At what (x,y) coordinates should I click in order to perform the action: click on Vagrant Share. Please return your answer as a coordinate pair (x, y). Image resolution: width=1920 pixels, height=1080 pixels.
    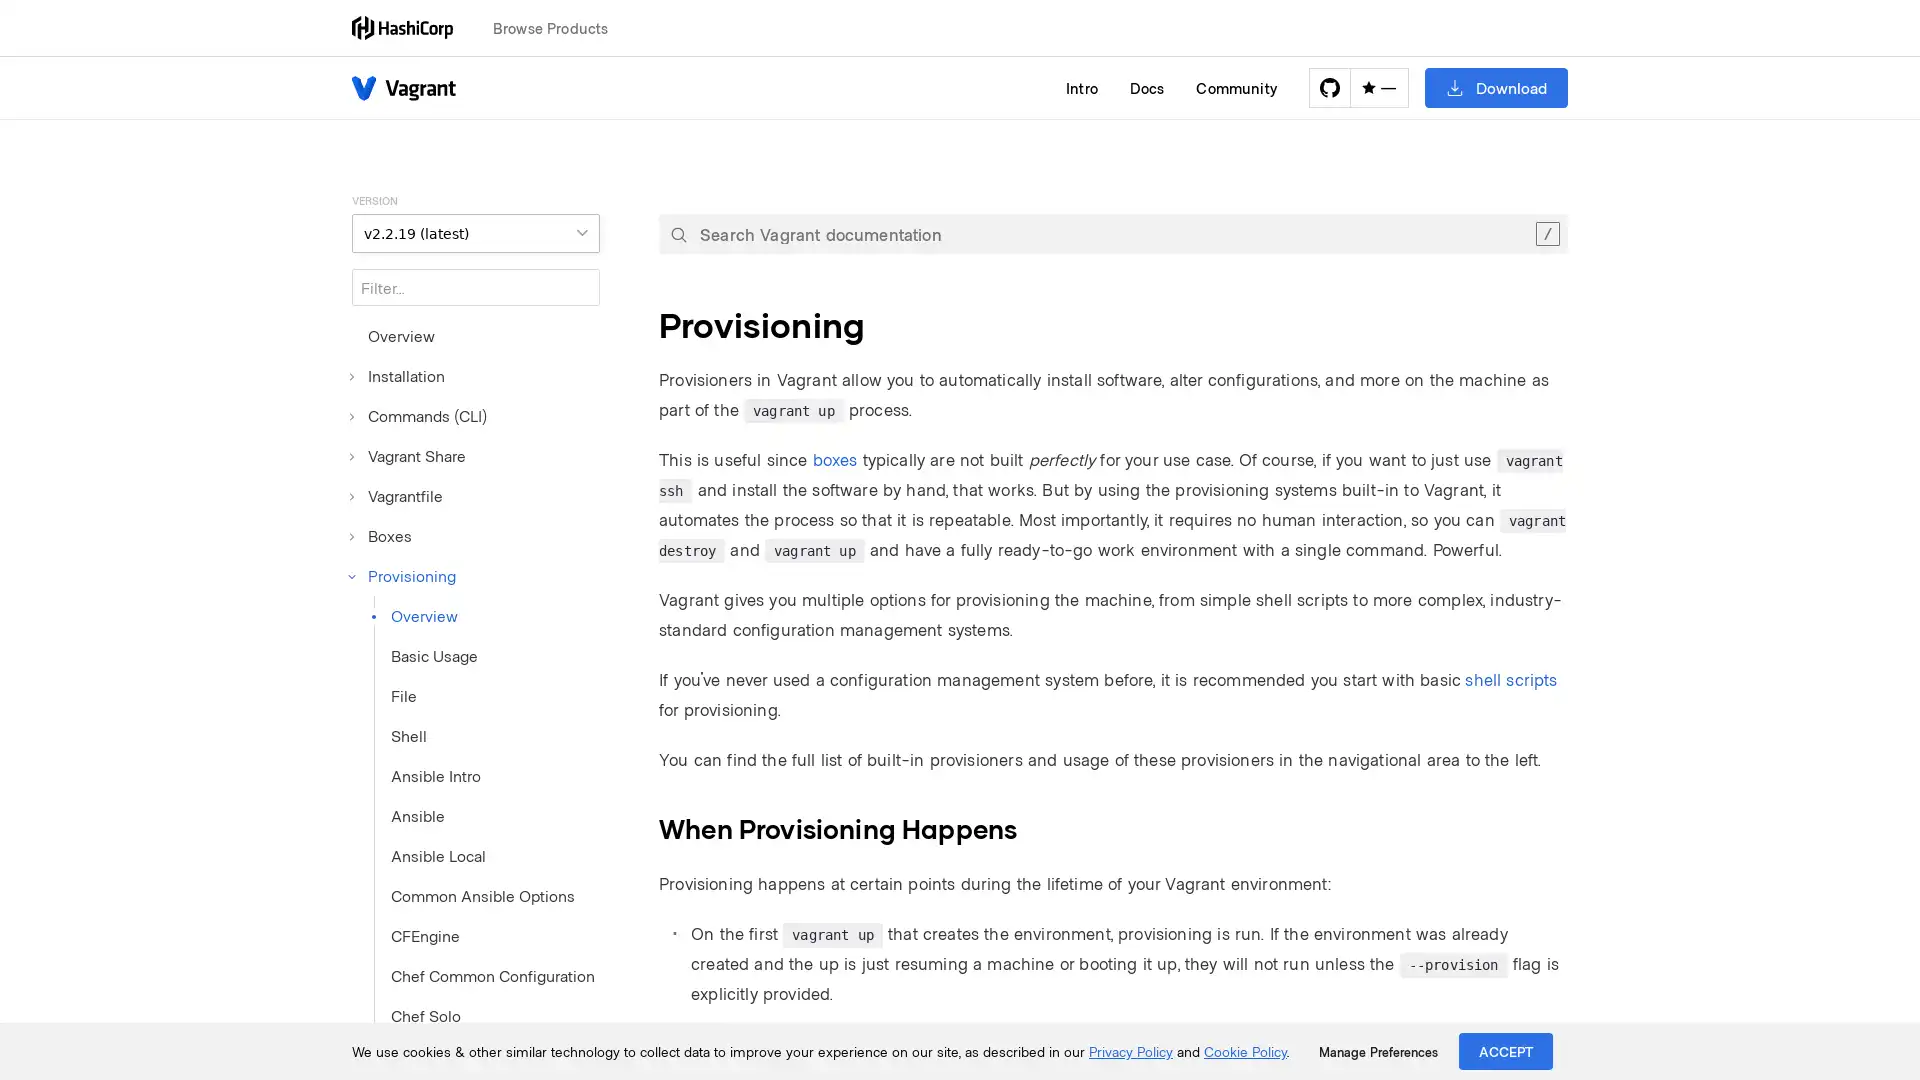
    Looking at the image, I should click on (407, 455).